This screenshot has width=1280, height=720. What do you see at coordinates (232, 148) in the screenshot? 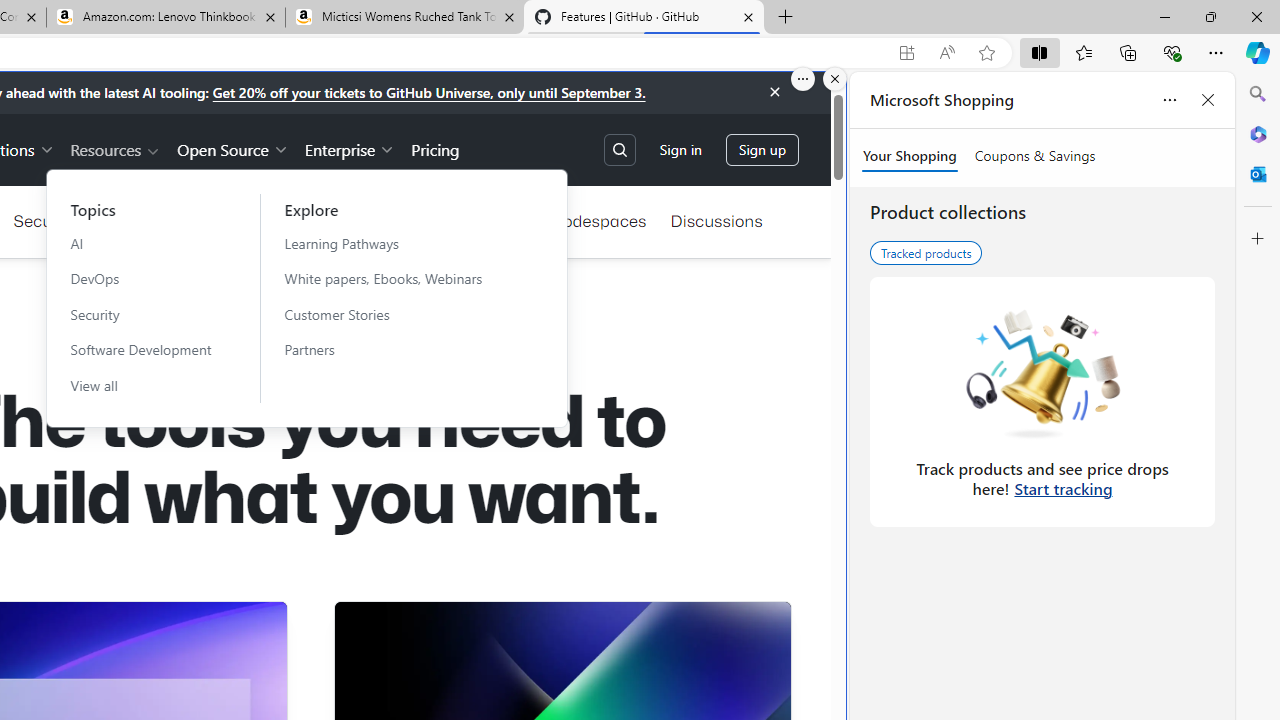
I see `'Open Source'` at bounding box center [232, 148].